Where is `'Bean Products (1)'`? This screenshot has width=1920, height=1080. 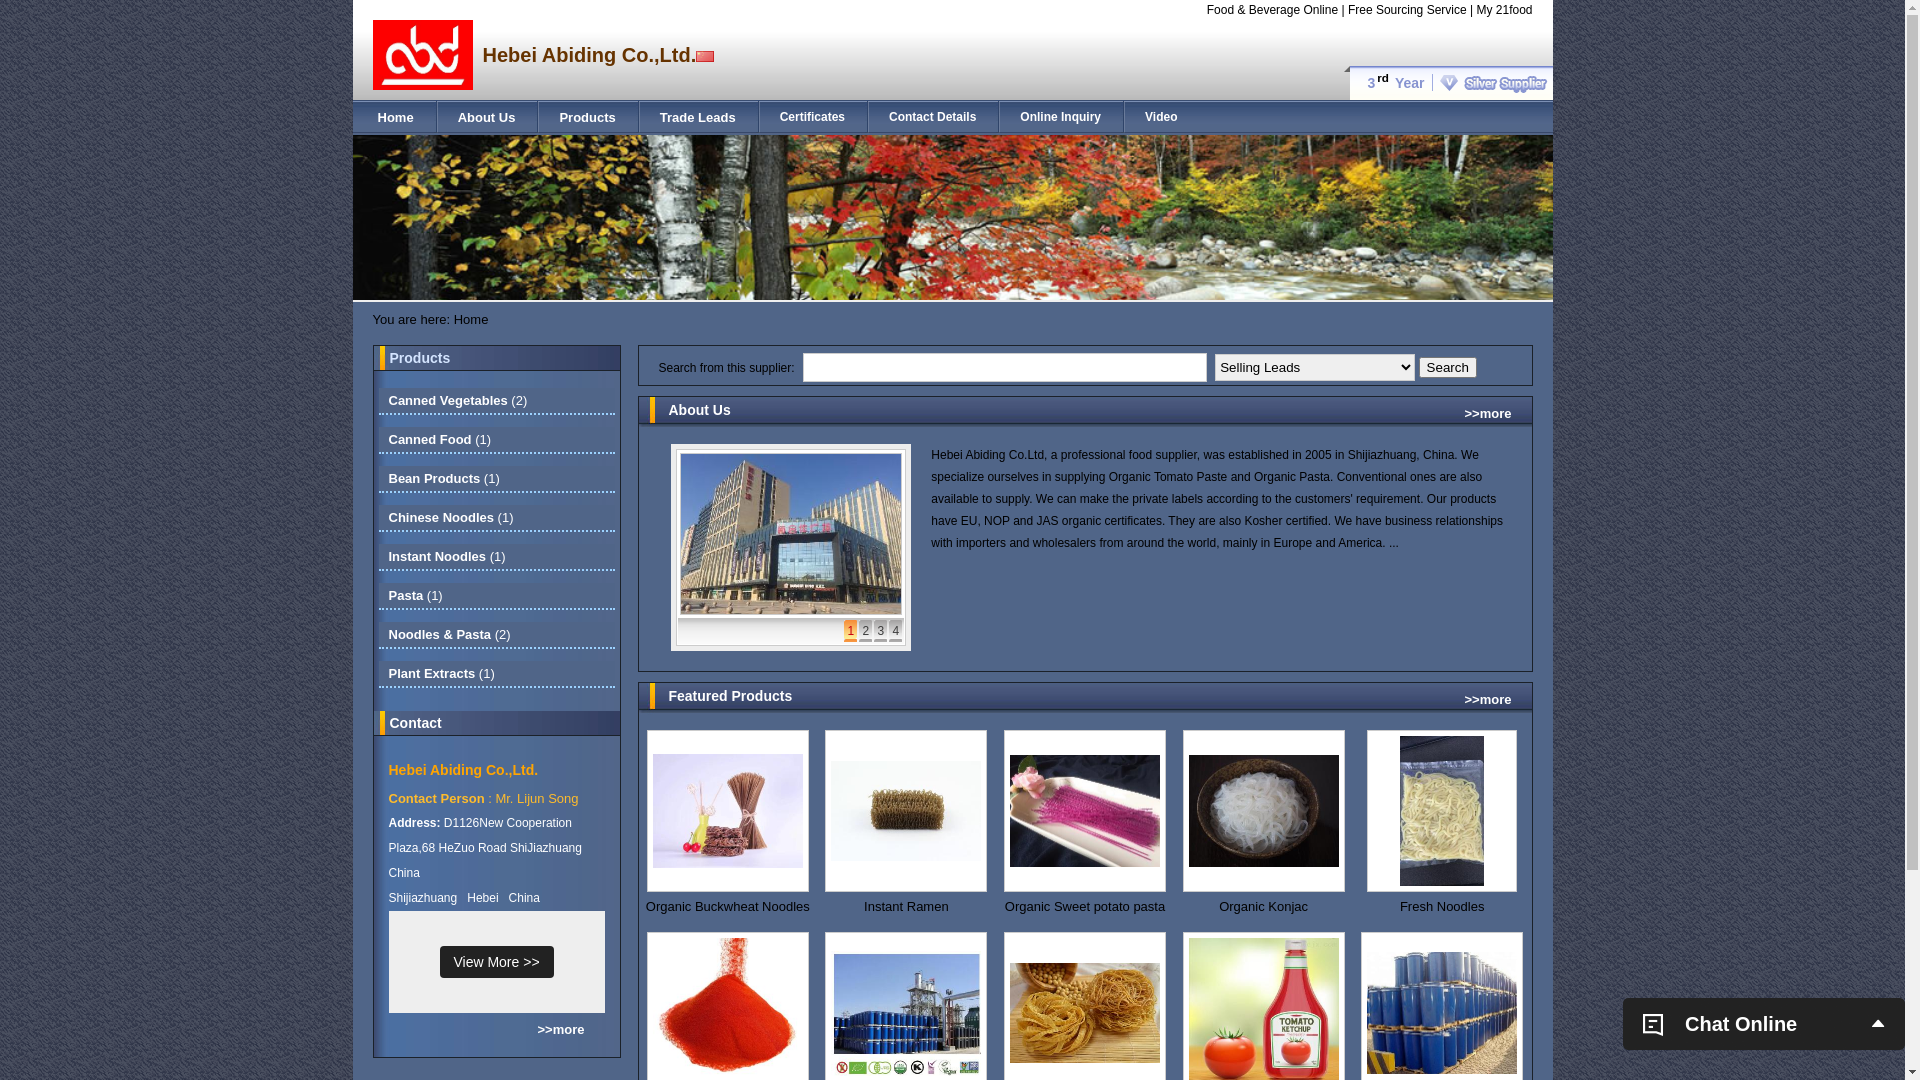
'Bean Products (1)' is located at coordinates (442, 478).